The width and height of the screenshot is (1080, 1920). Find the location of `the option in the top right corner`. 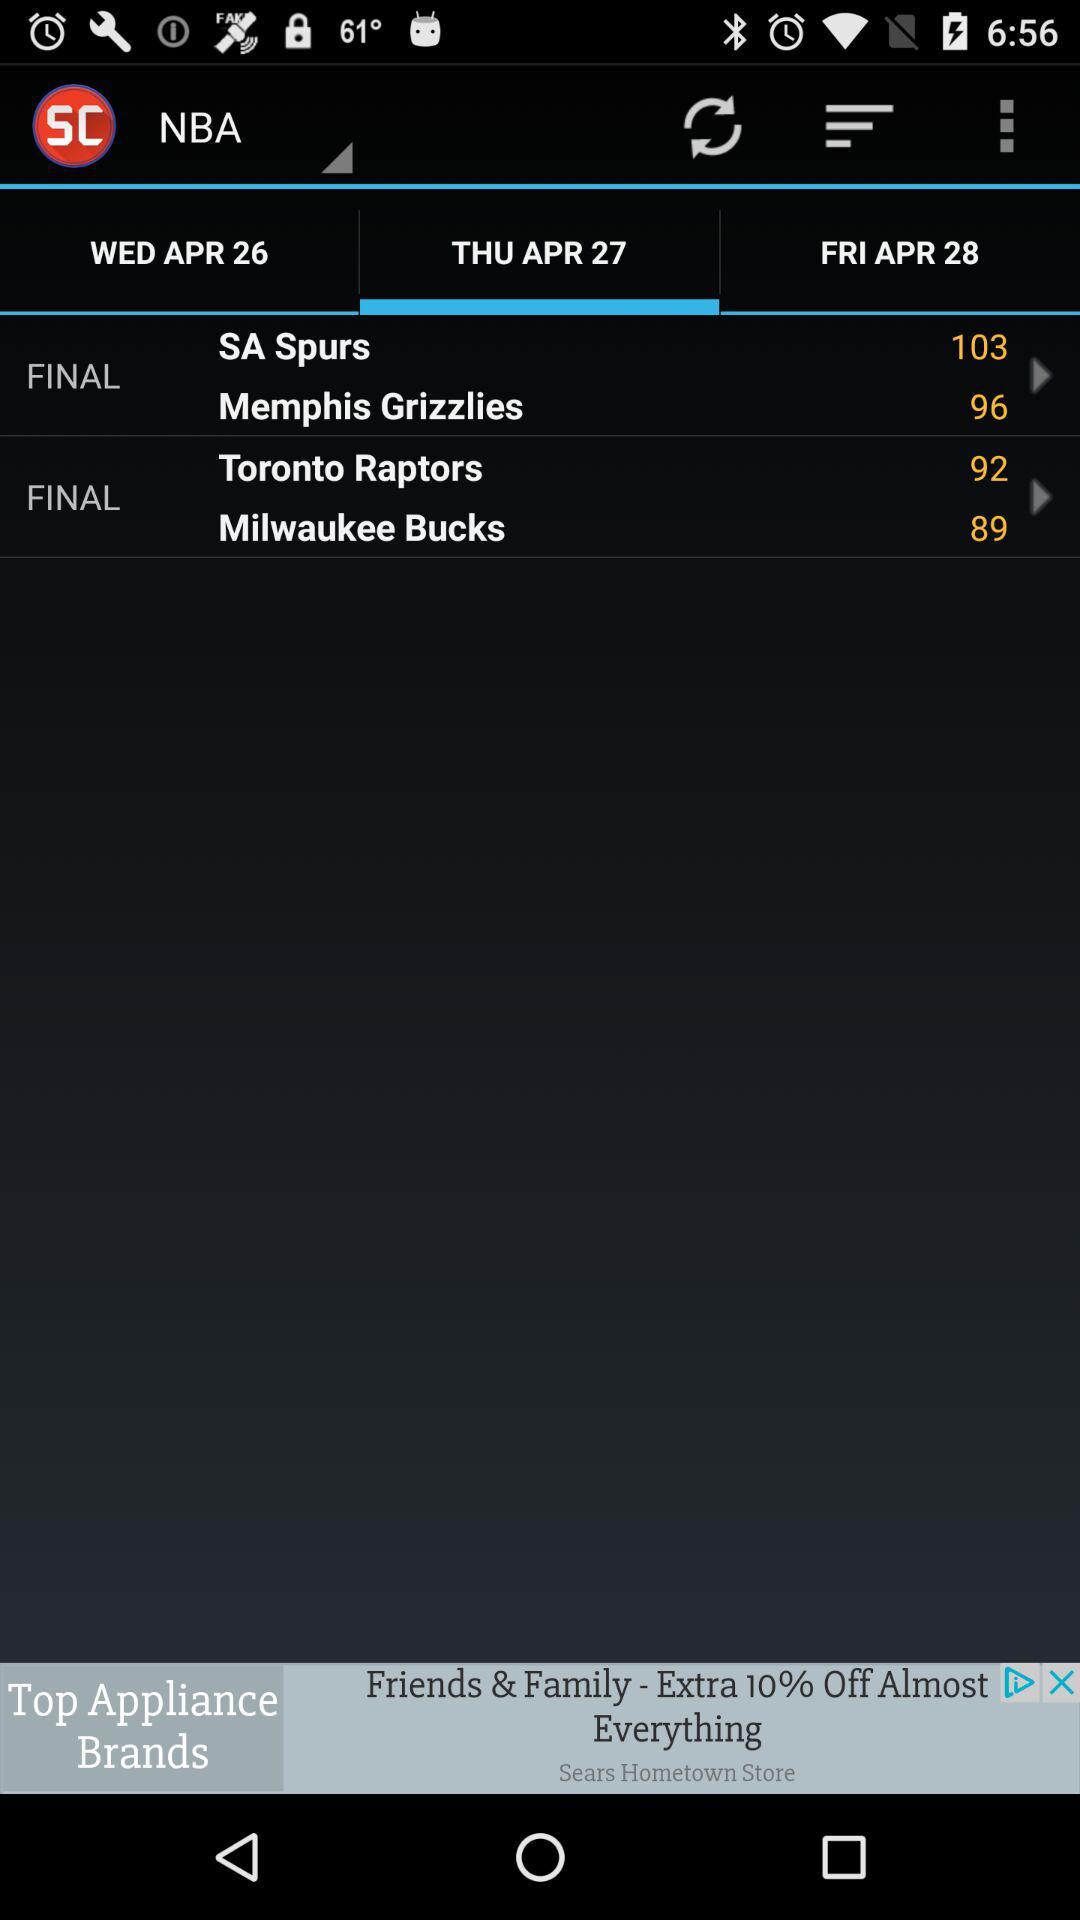

the option in the top right corner is located at coordinates (1006, 124).